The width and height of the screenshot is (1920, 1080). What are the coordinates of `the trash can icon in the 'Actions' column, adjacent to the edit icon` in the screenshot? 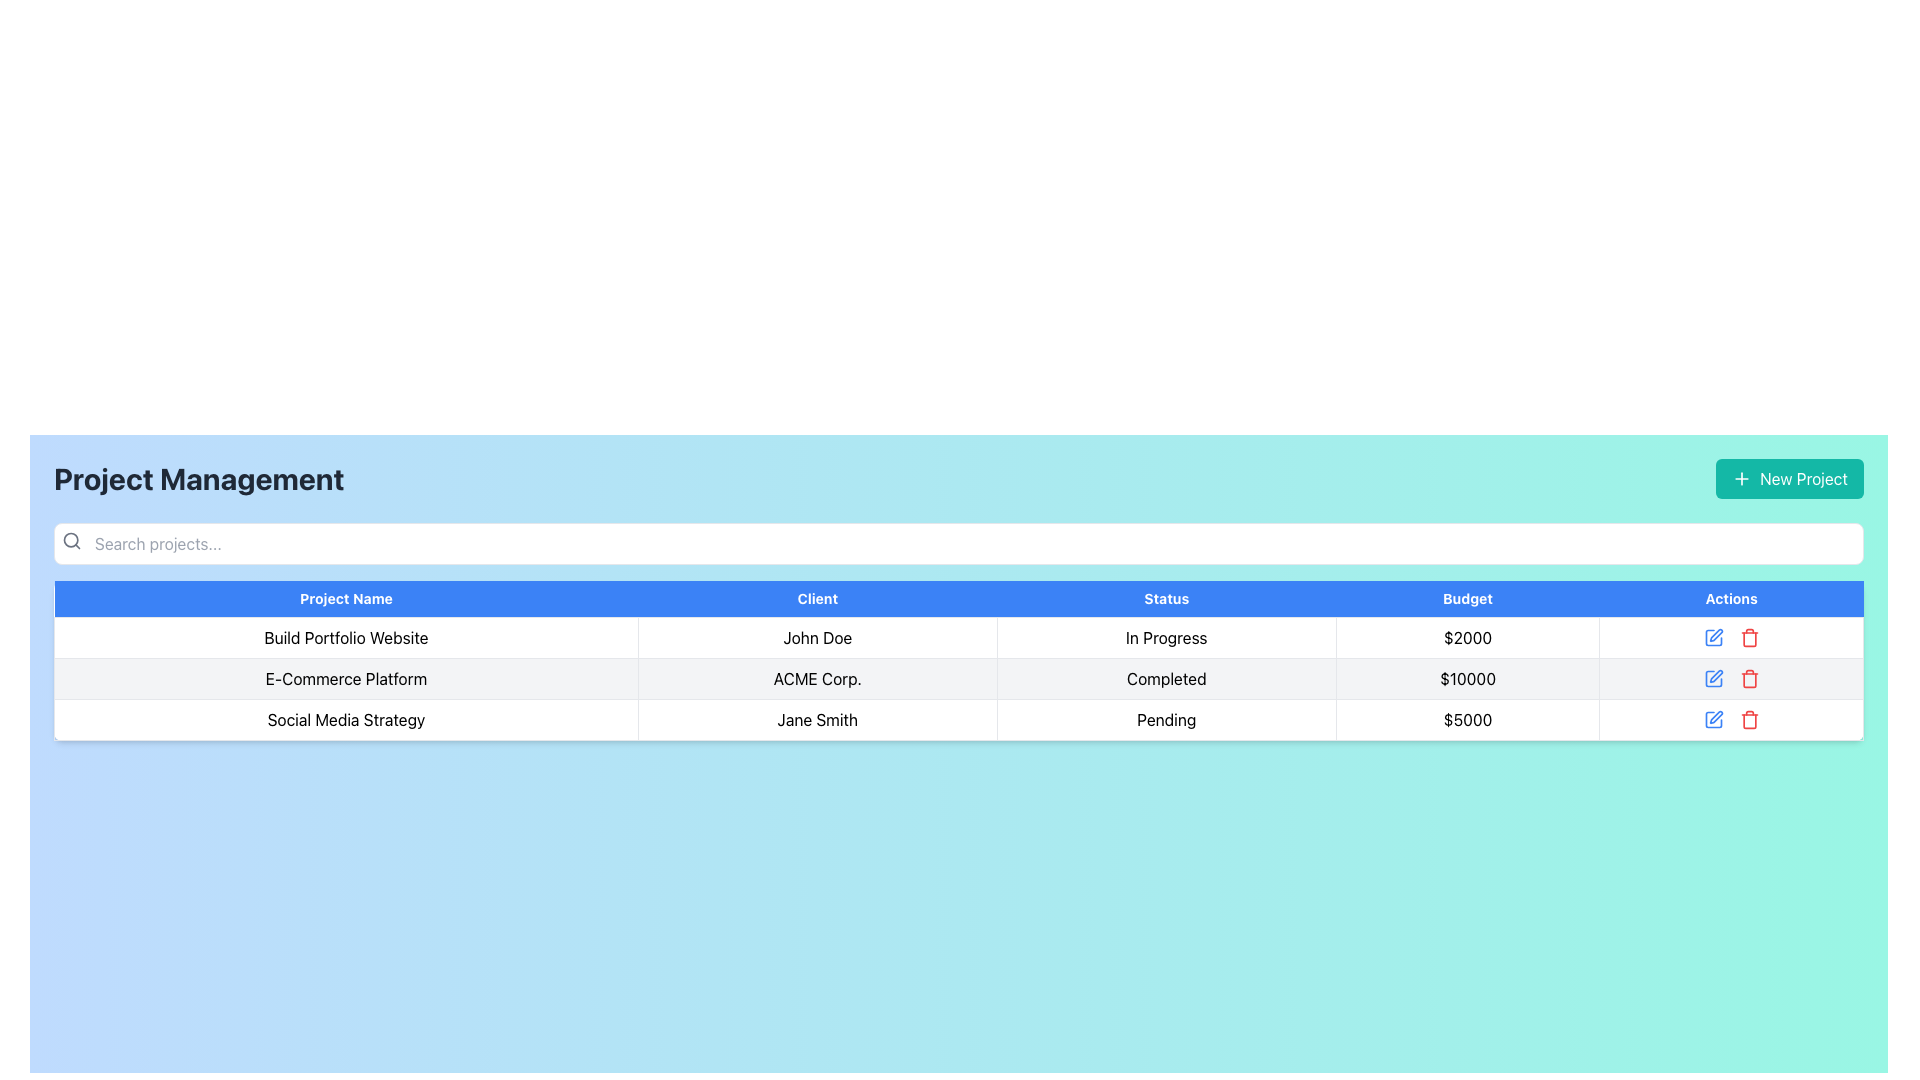 It's located at (1748, 721).